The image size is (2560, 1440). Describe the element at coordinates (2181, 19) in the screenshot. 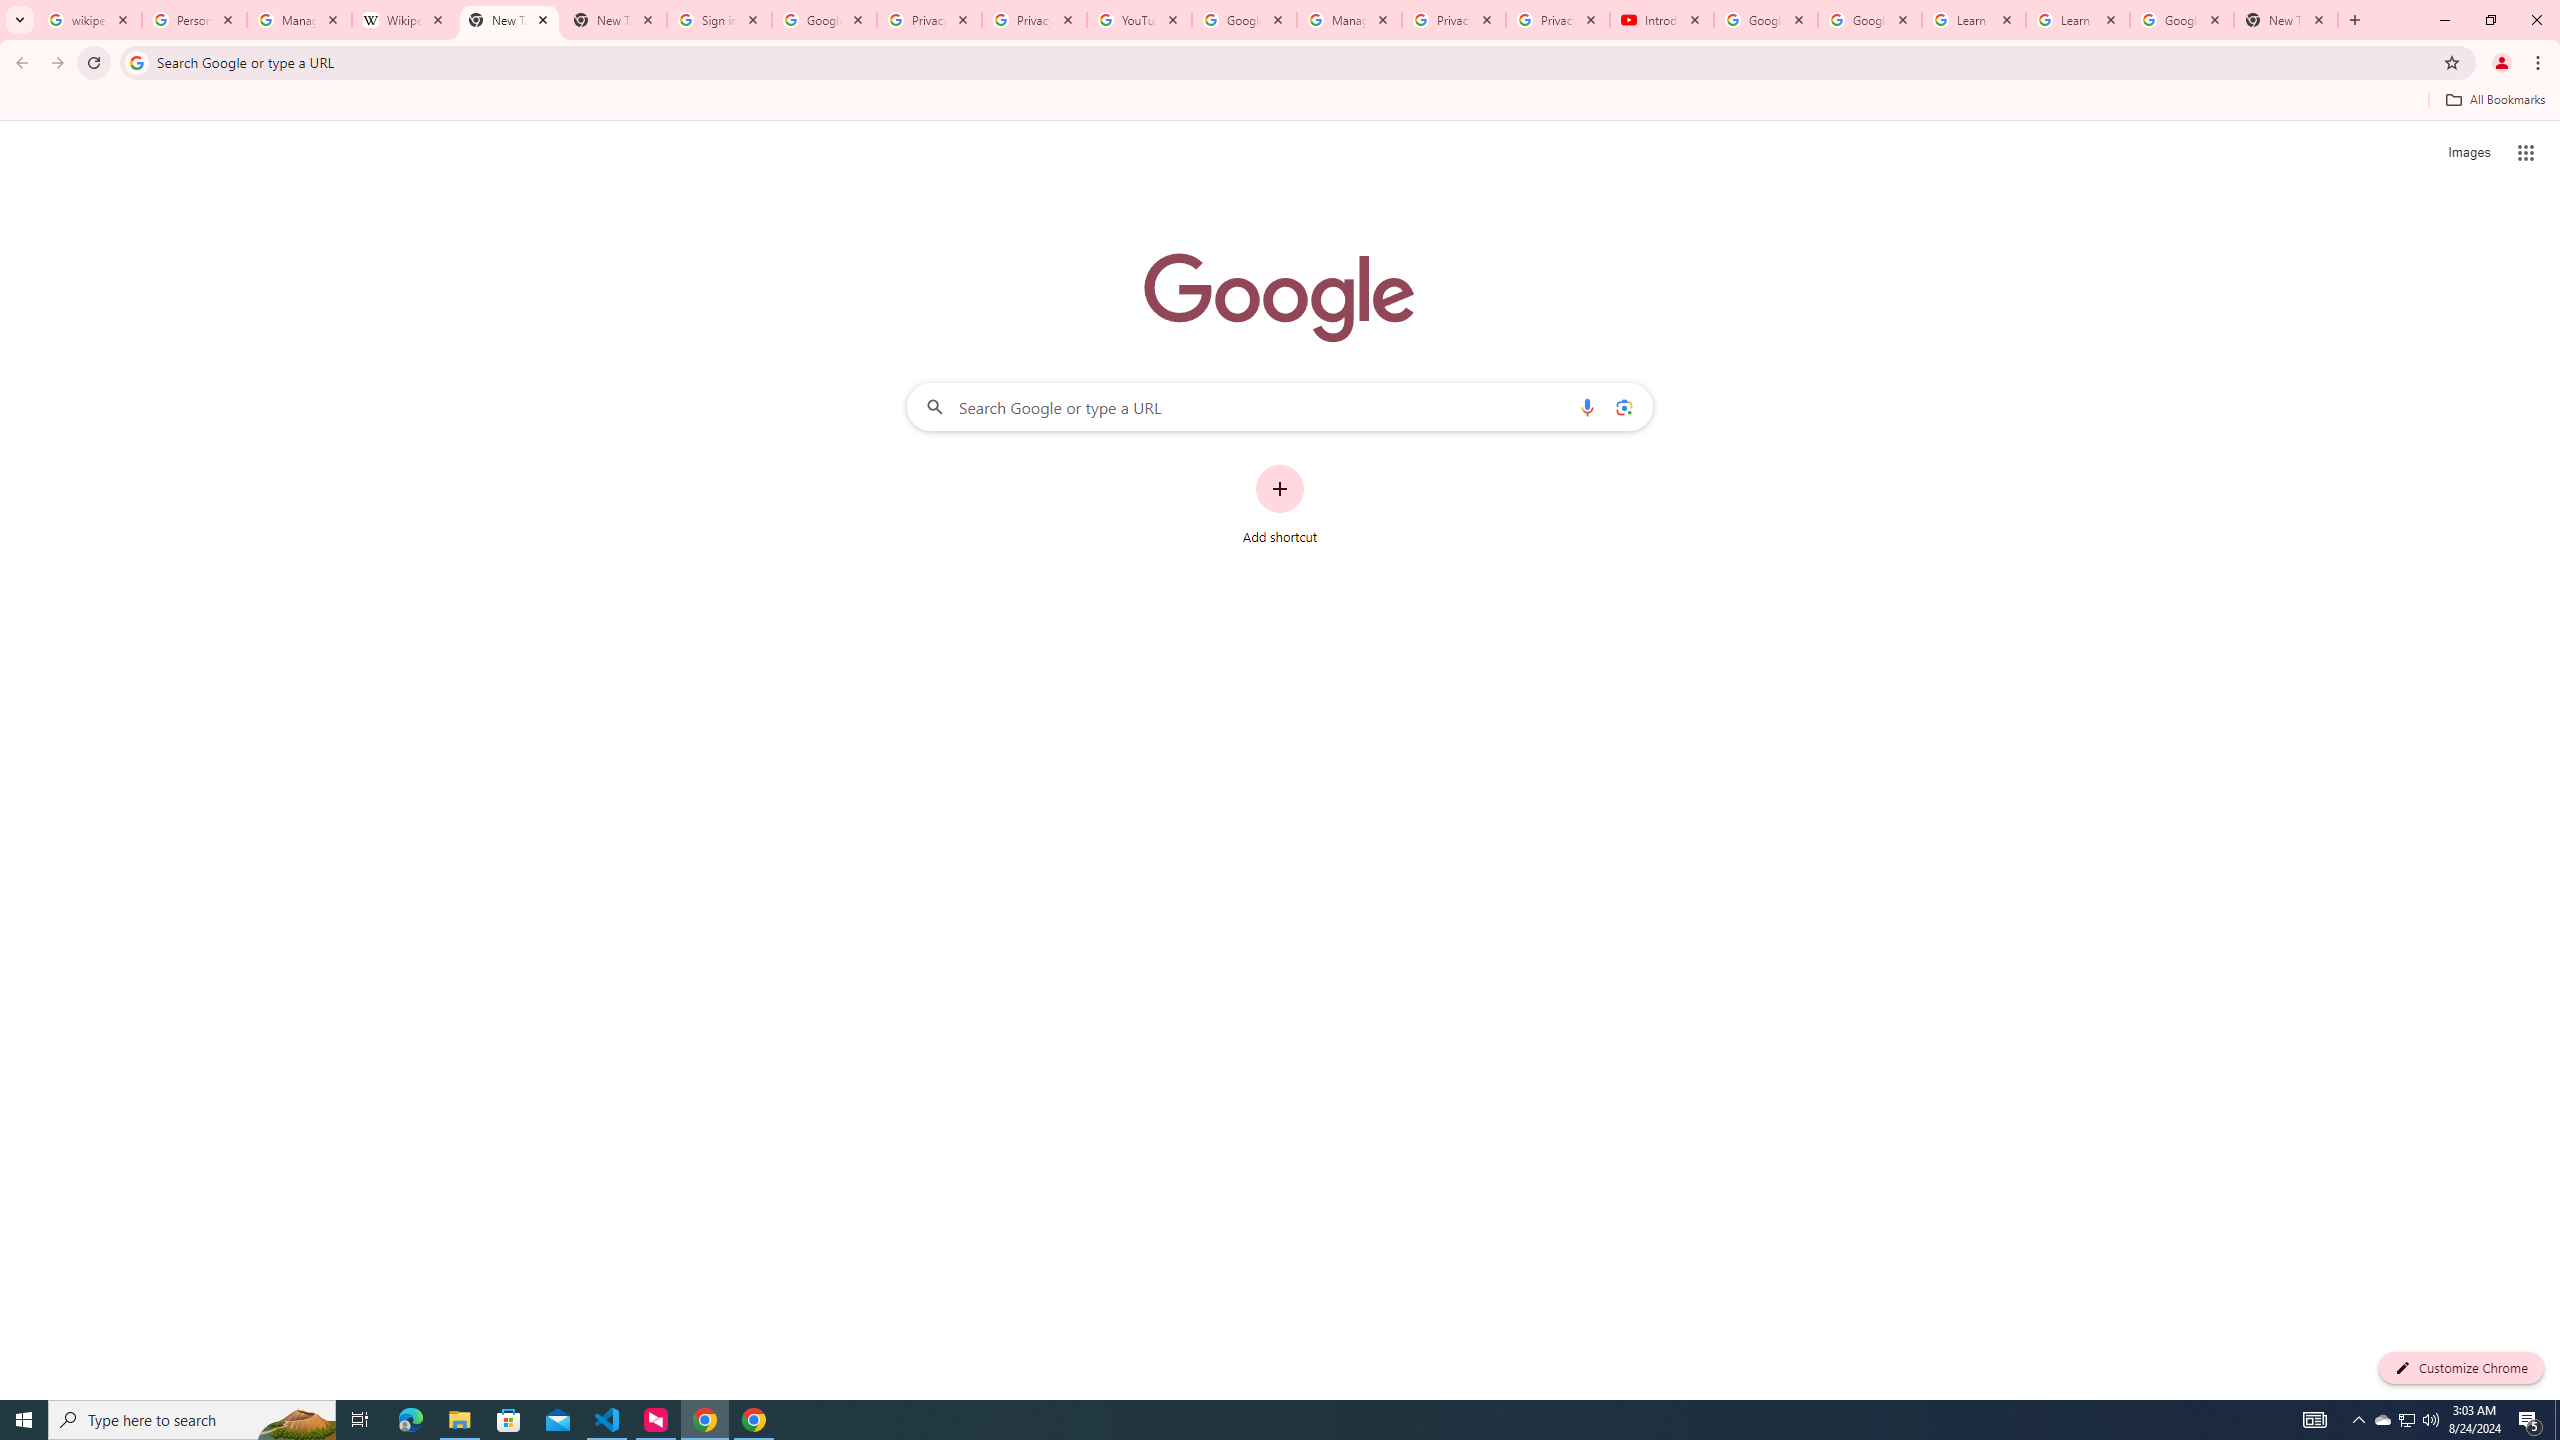

I see `'Google Account'` at that location.